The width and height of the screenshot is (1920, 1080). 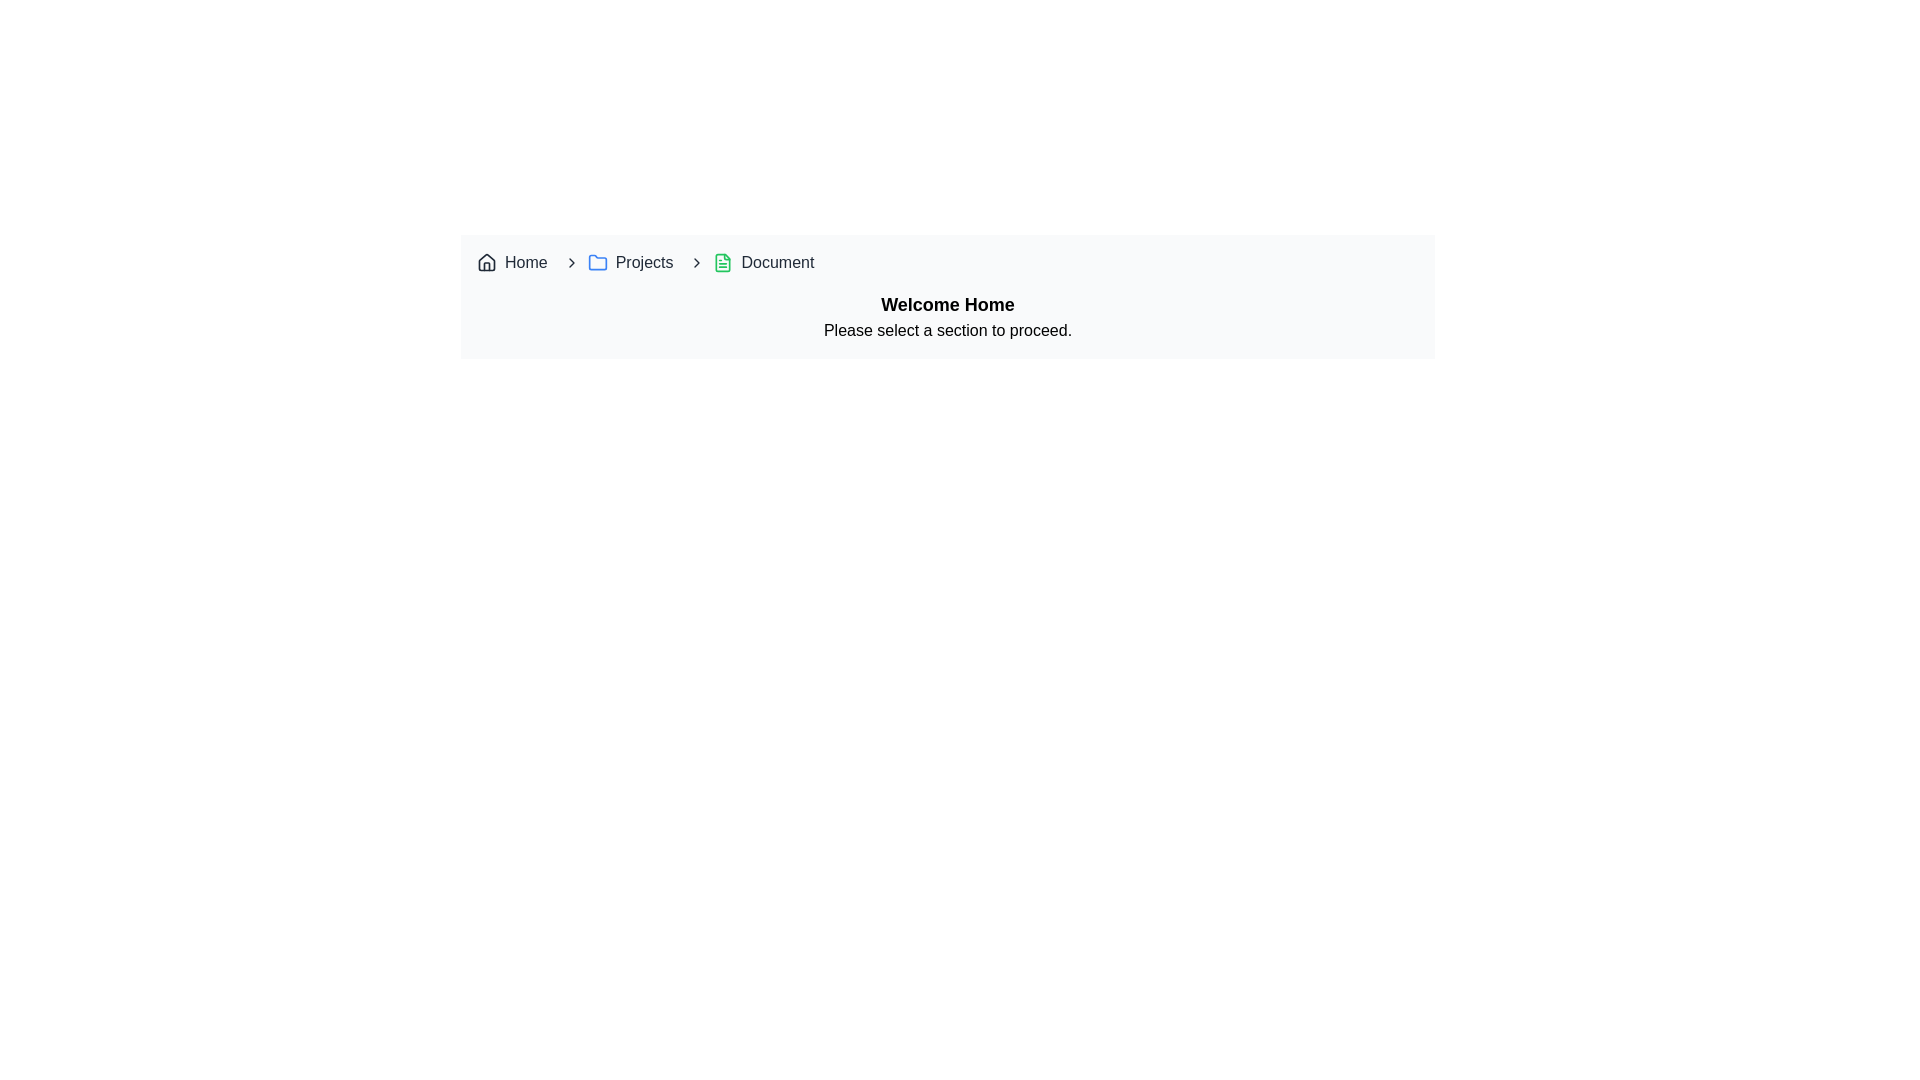 What do you see at coordinates (596, 261) in the screenshot?
I see `the 'Projects' icon in the breadcrumb navigation bar, which is the third icon following the house icon and a right chevron` at bounding box center [596, 261].